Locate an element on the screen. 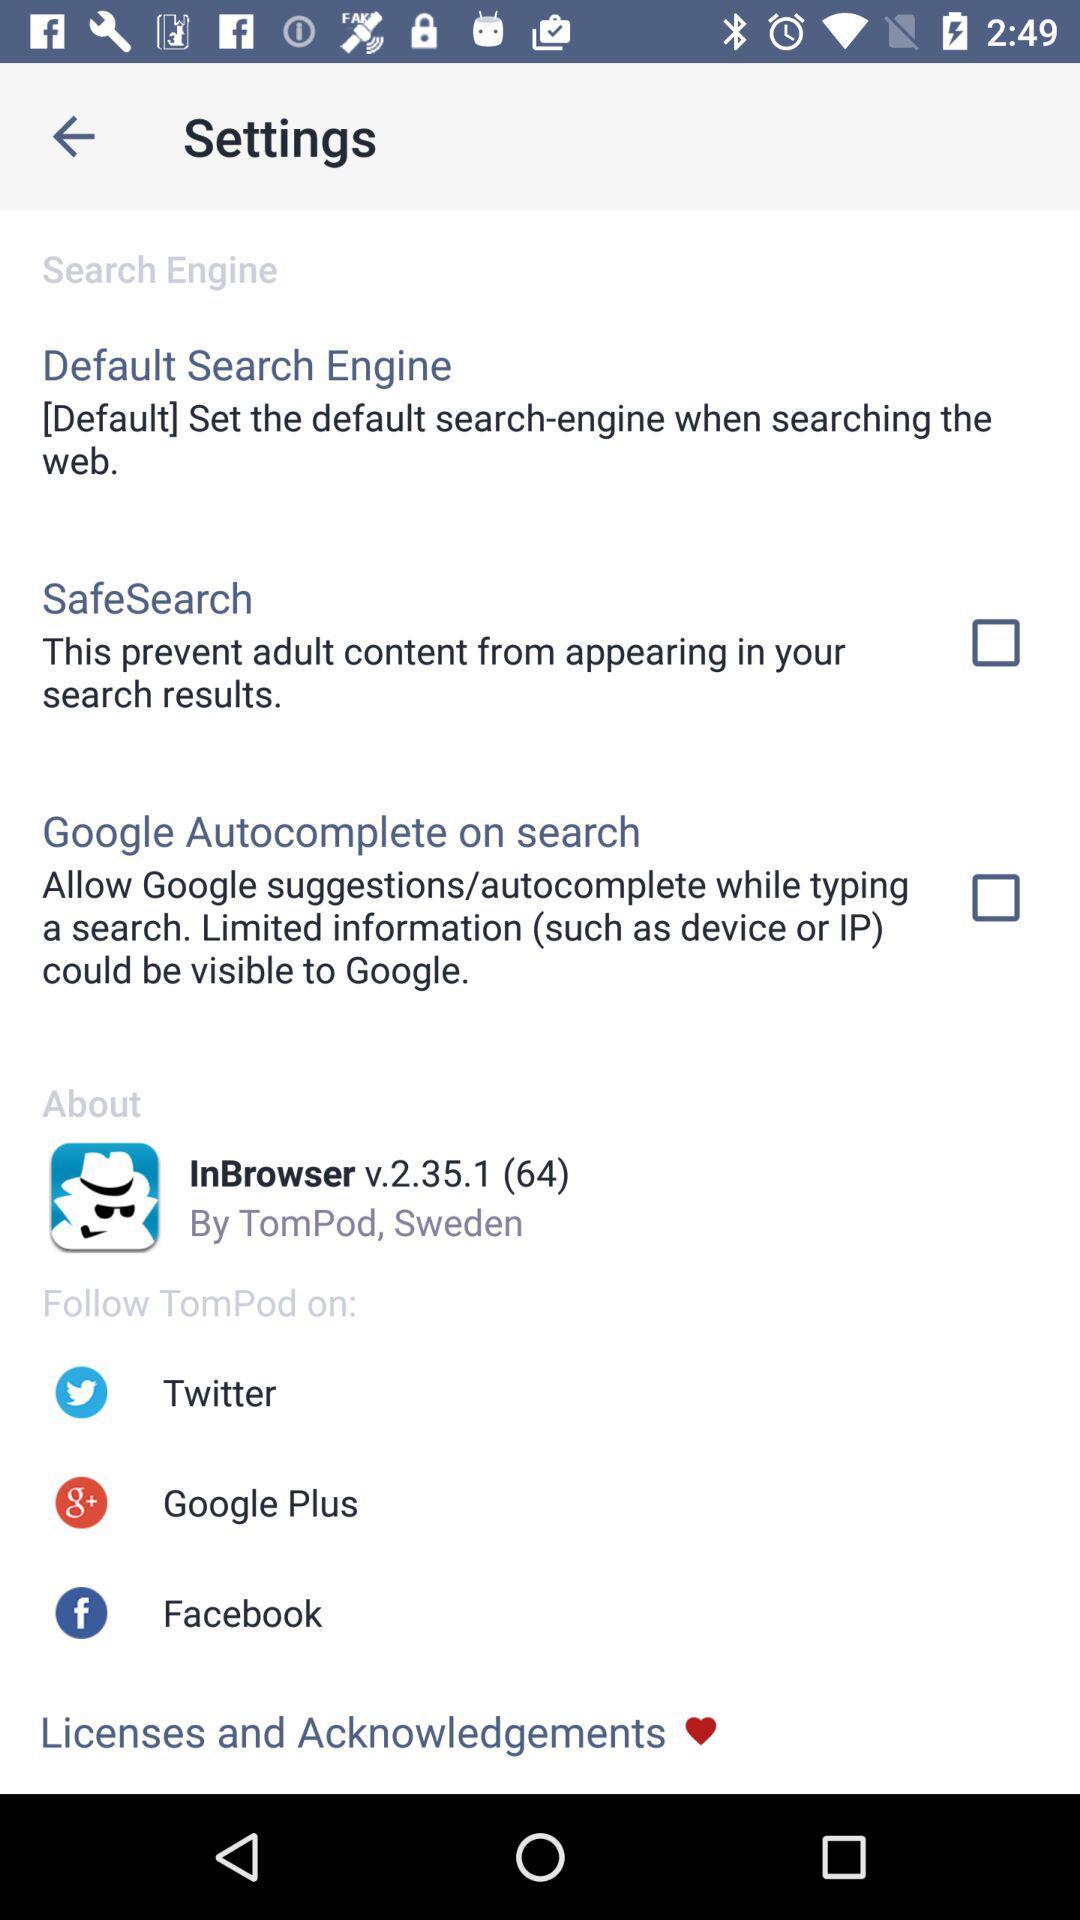 The image size is (1080, 1920). the item above about icon is located at coordinates (477, 925).